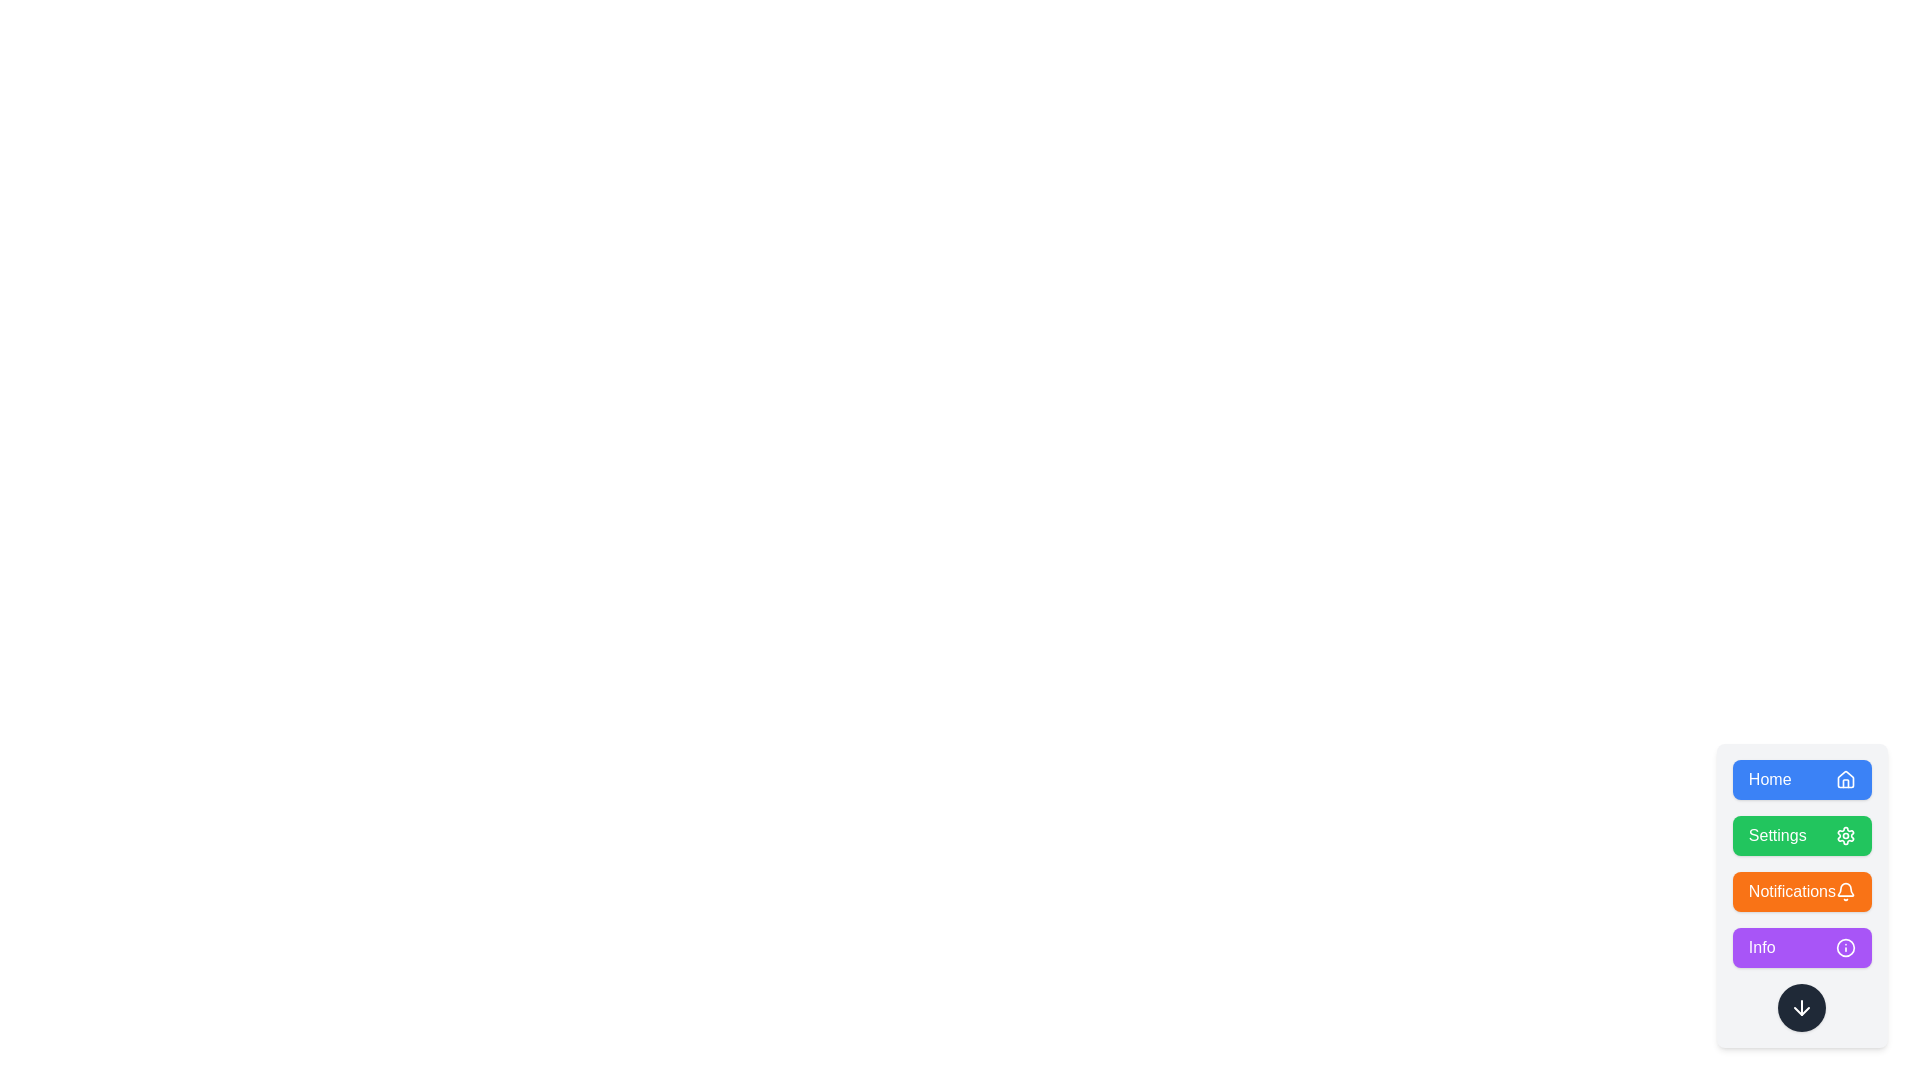 This screenshot has width=1920, height=1080. Describe the element at coordinates (1801, 890) in the screenshot. I see `the button labeled Notifications to observe the scale animation effect` at that location.